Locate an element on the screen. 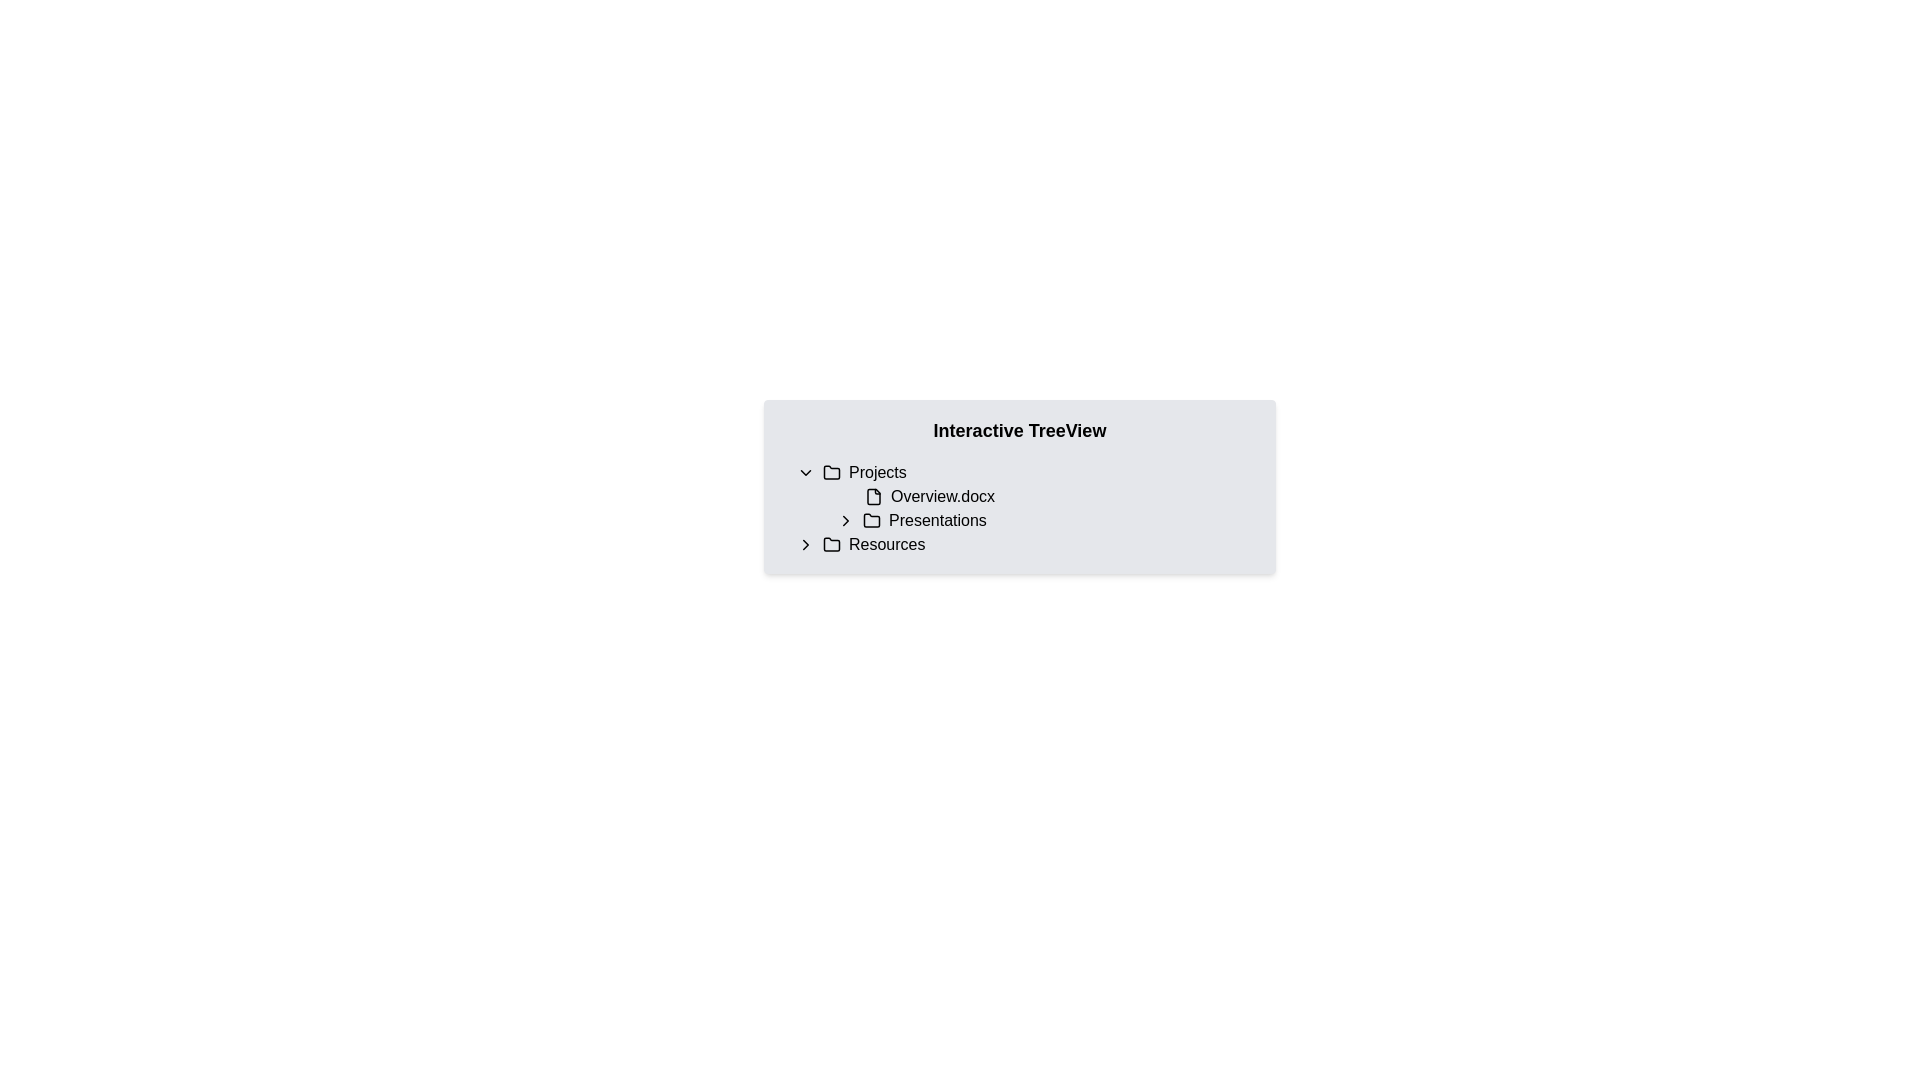  the 'Interactive TreeView' component is located at coordinates (1019, 486).